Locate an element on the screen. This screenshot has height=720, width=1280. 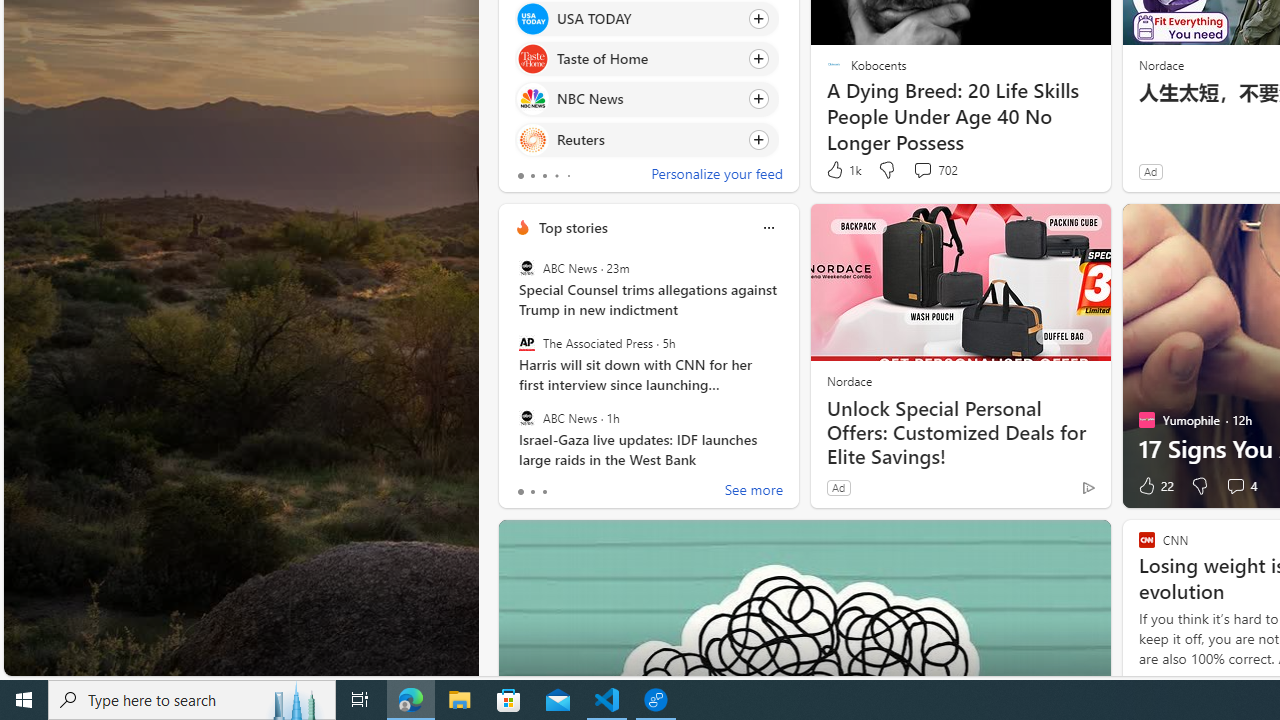
'Top stories' is located at coordinates (571, 226).